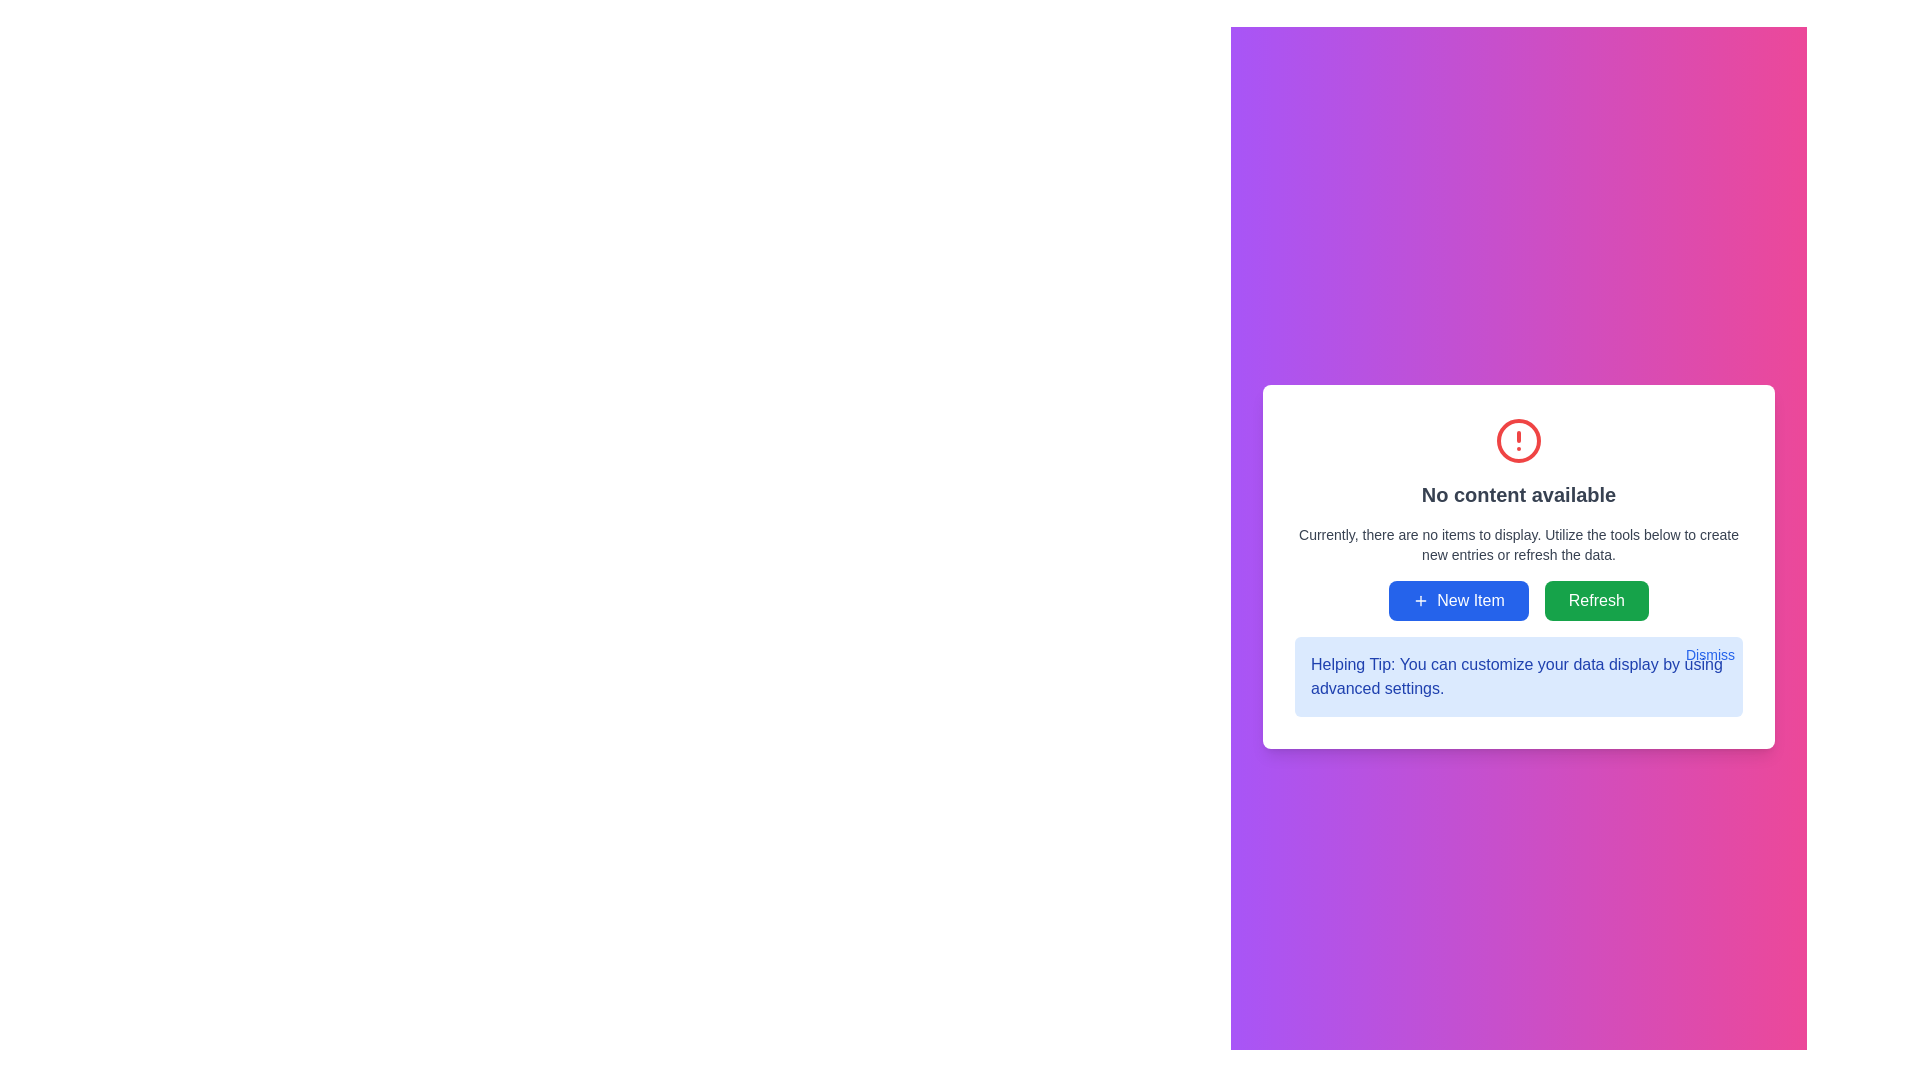  Describe the element at coordinates (1420, 600) in the screenshot. I see `the graphical representation of the plus sign icon located to the left of the 'New Item' text within the blue button at the bottom of the 'No content available' message card` at that location.